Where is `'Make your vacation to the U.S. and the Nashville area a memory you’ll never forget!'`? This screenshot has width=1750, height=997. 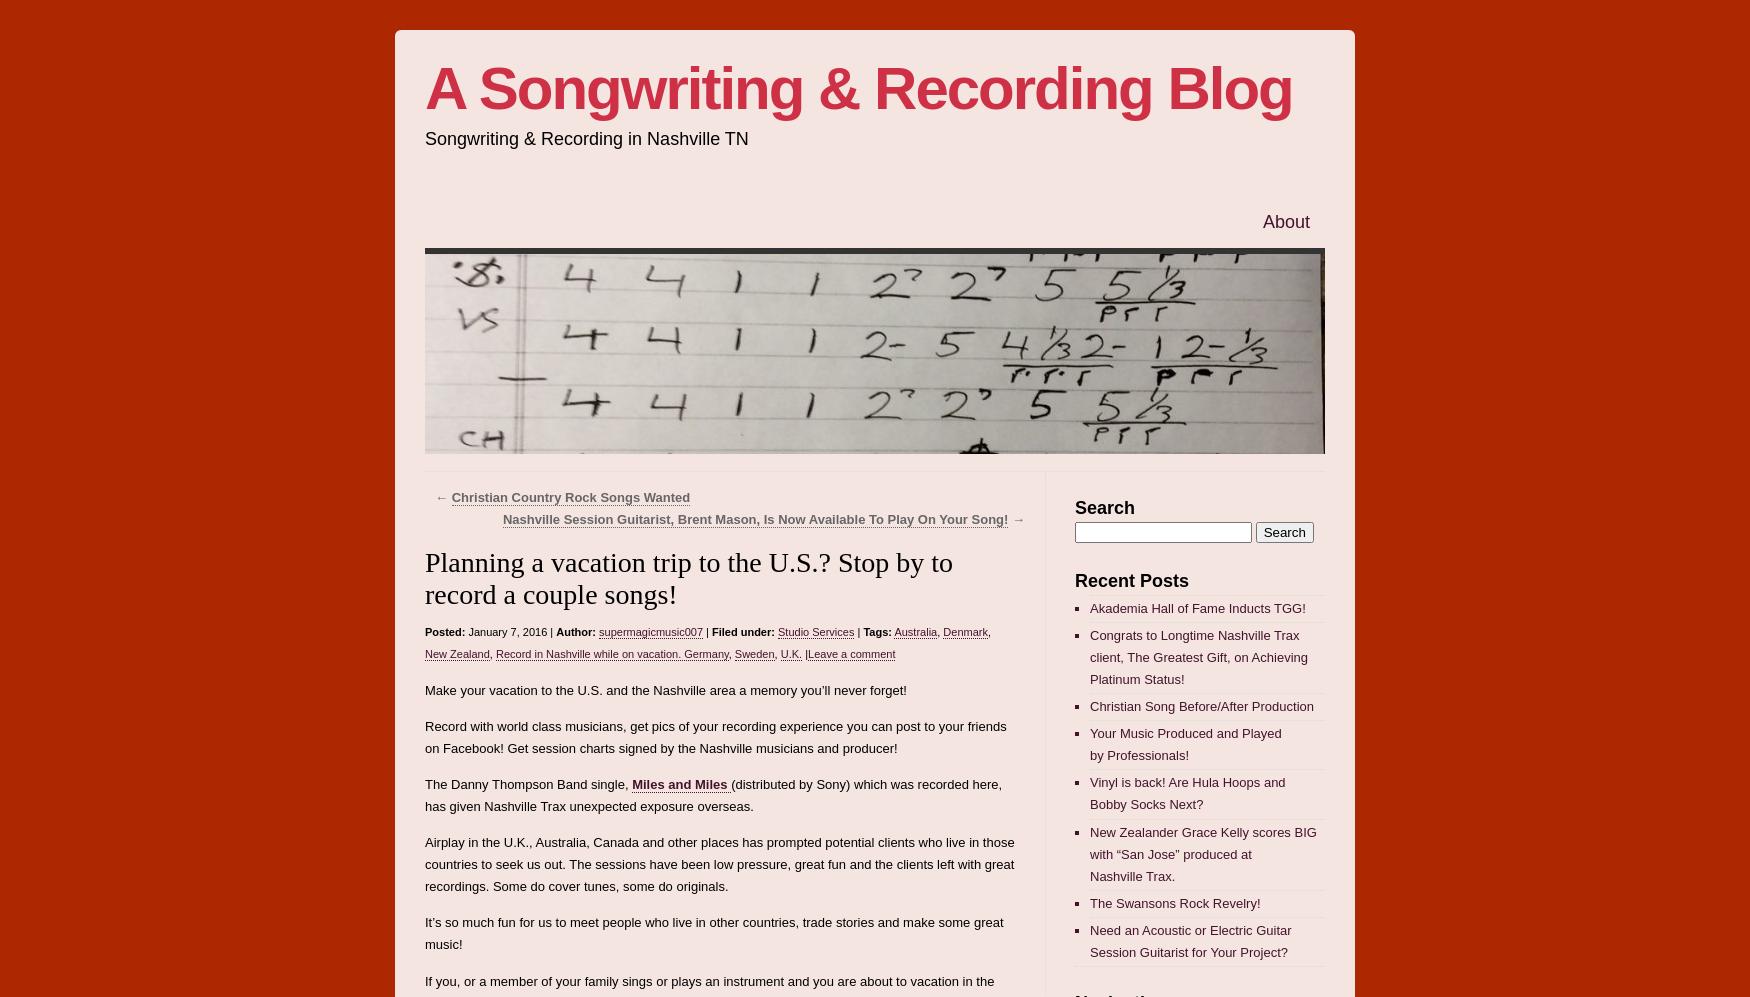 'Make your vacation to the U.S. and the Nashville area a memory you’ll never forget!' is located at coordinates (664, 688).